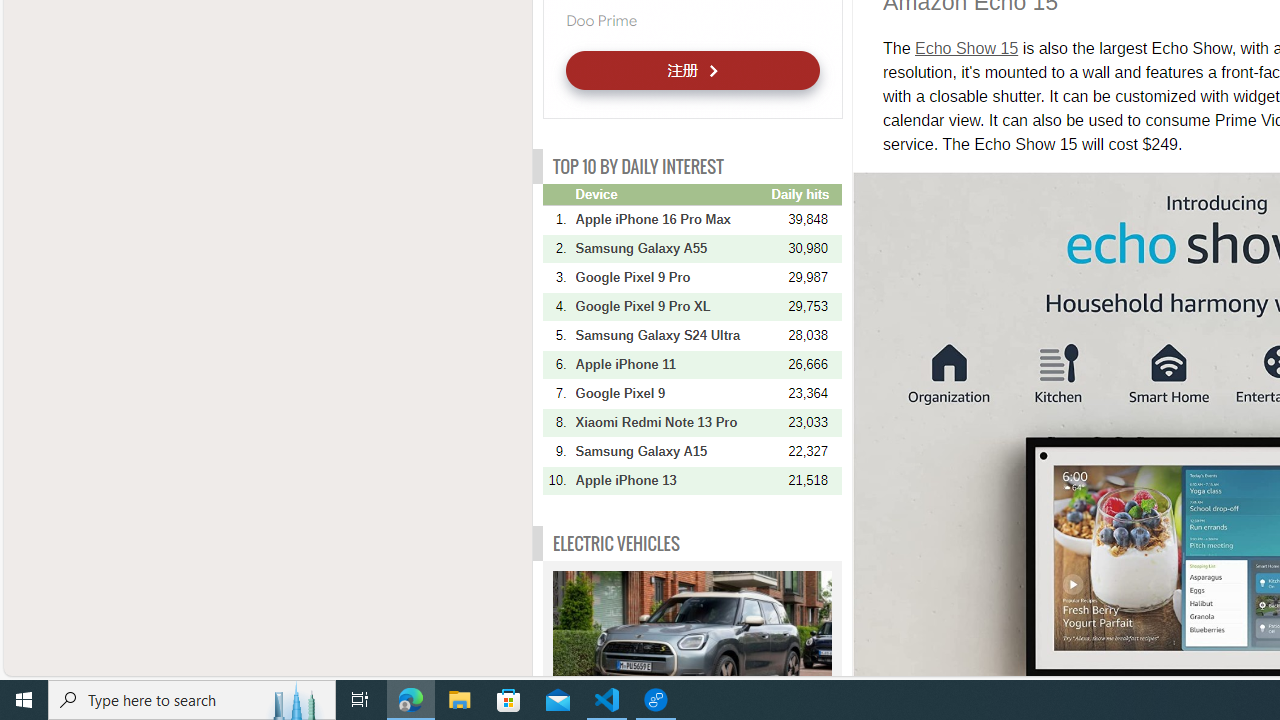 The image size is (1280, 720). What do you see at coordinates (967, 47) in the screenshot?
I see `'Echo Show 15'` at bounding box center [967, 47].